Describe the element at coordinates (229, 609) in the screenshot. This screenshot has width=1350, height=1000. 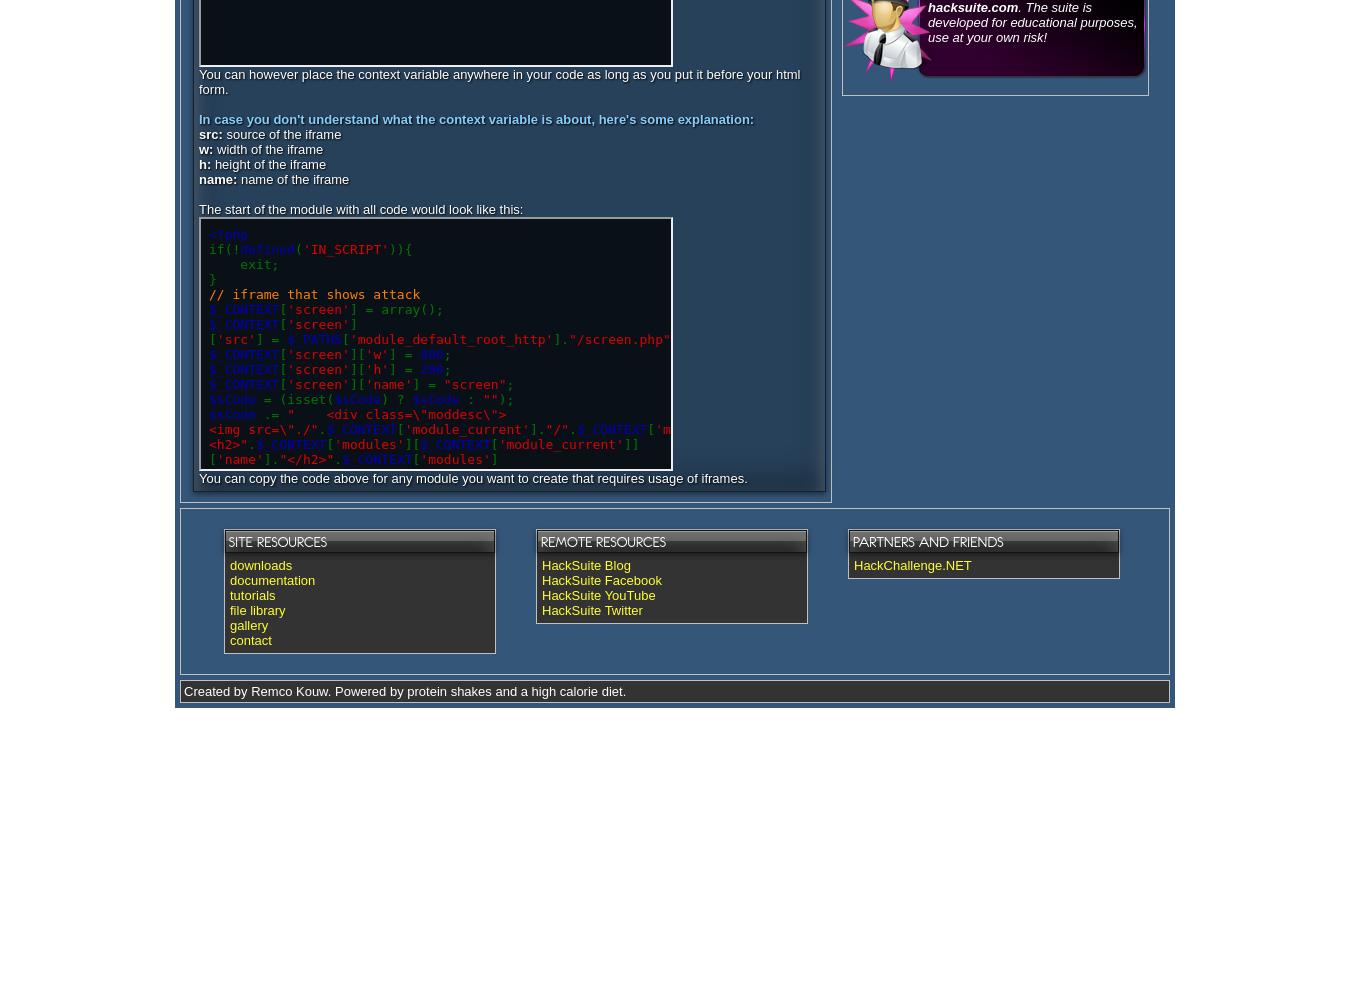
I see `'file library'` at that location.